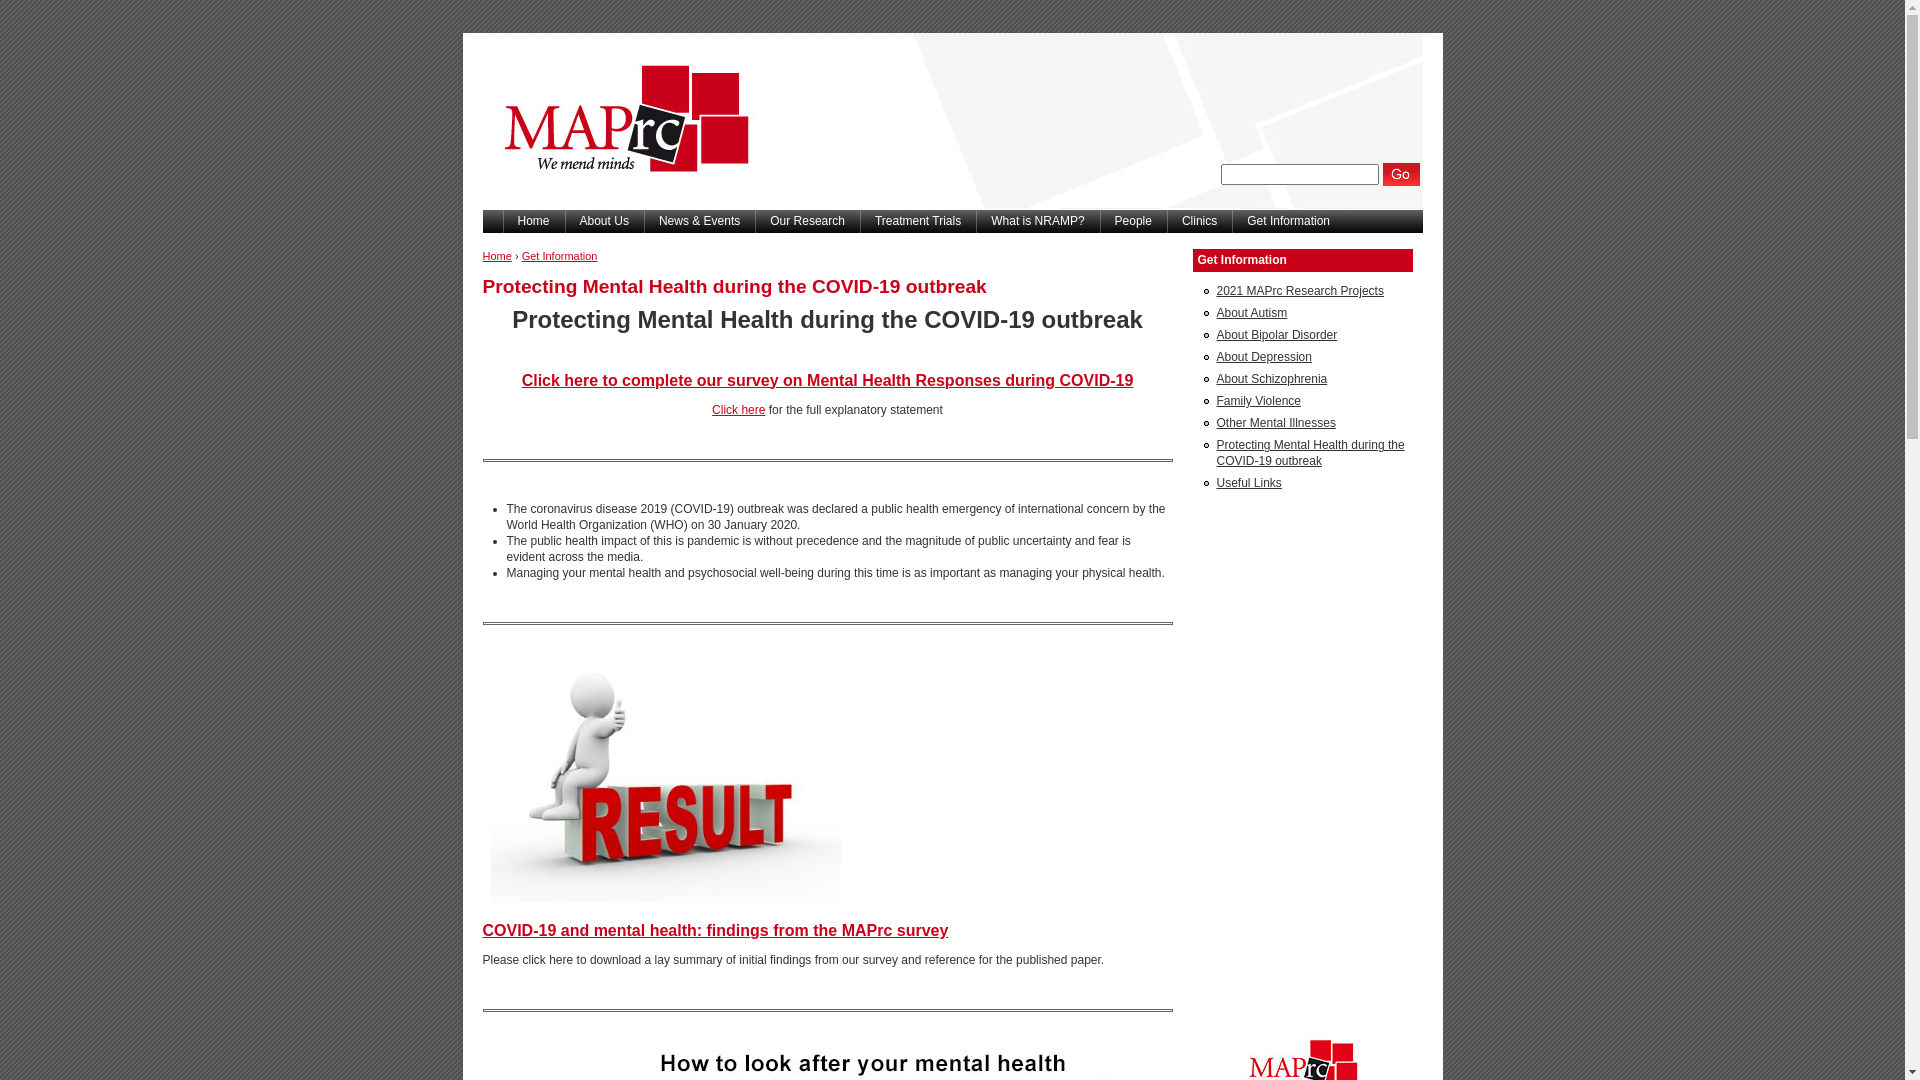 The width and height of the screenshot is (1920, 1080). What do you see at coordinates (643, 221) in the screenshot?
I see `'News & Events'` at bounding box center [643, 221].